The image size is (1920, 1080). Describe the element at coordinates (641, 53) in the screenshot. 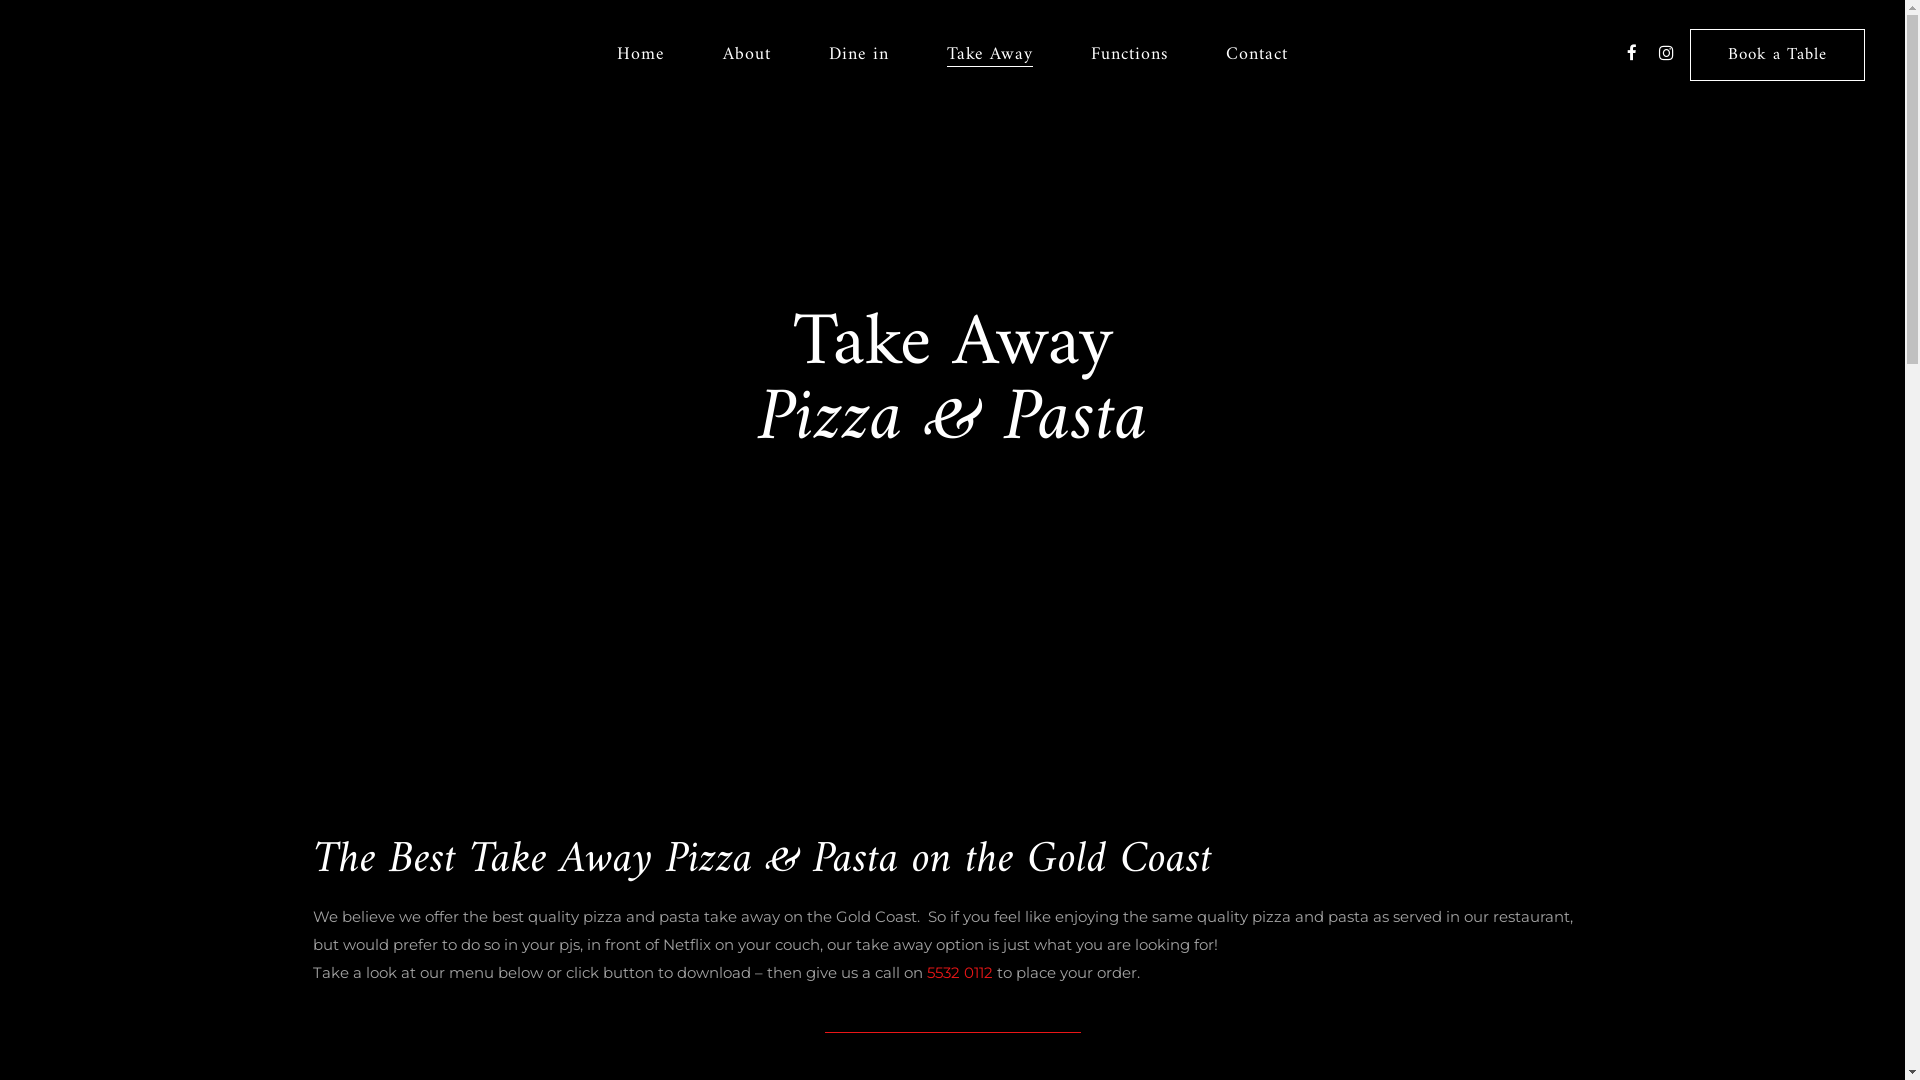

I see `'Home'` at that location.